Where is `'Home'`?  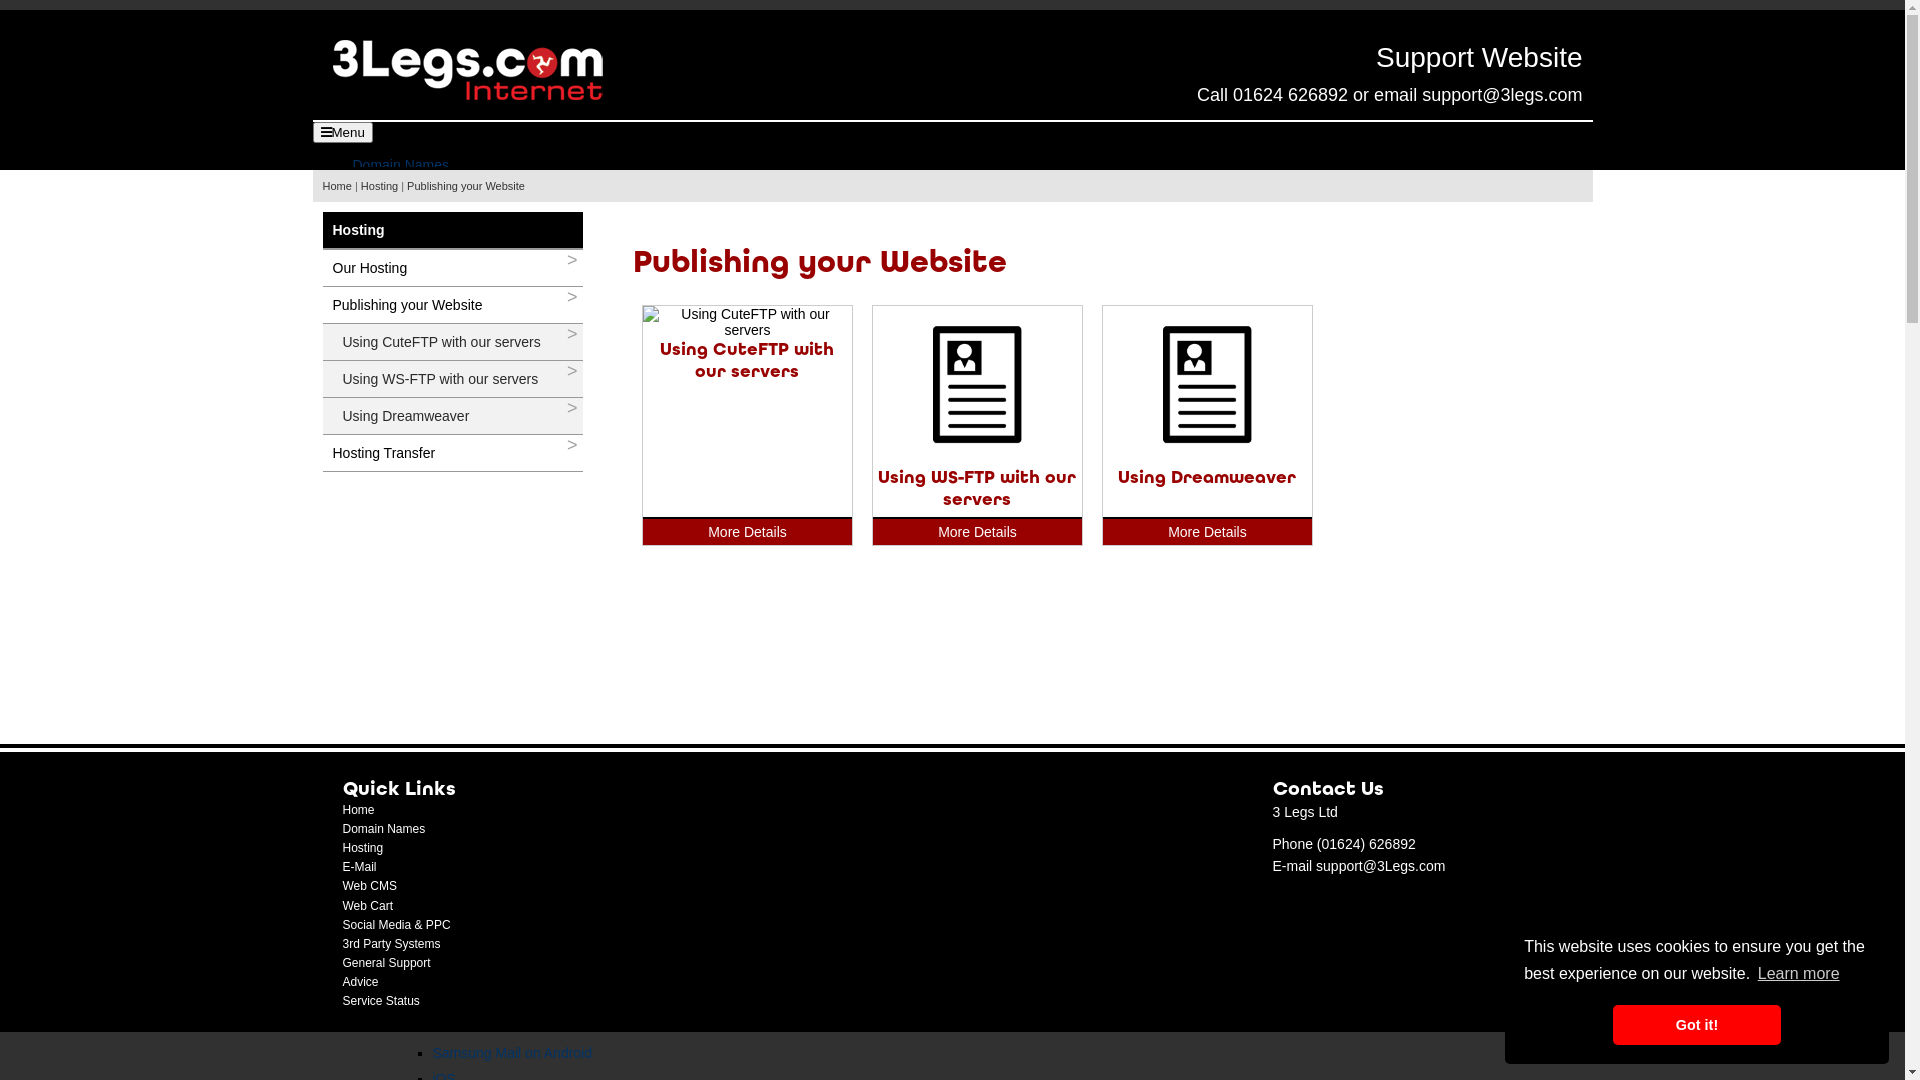 'Home' is located at coordinates (321, 185).